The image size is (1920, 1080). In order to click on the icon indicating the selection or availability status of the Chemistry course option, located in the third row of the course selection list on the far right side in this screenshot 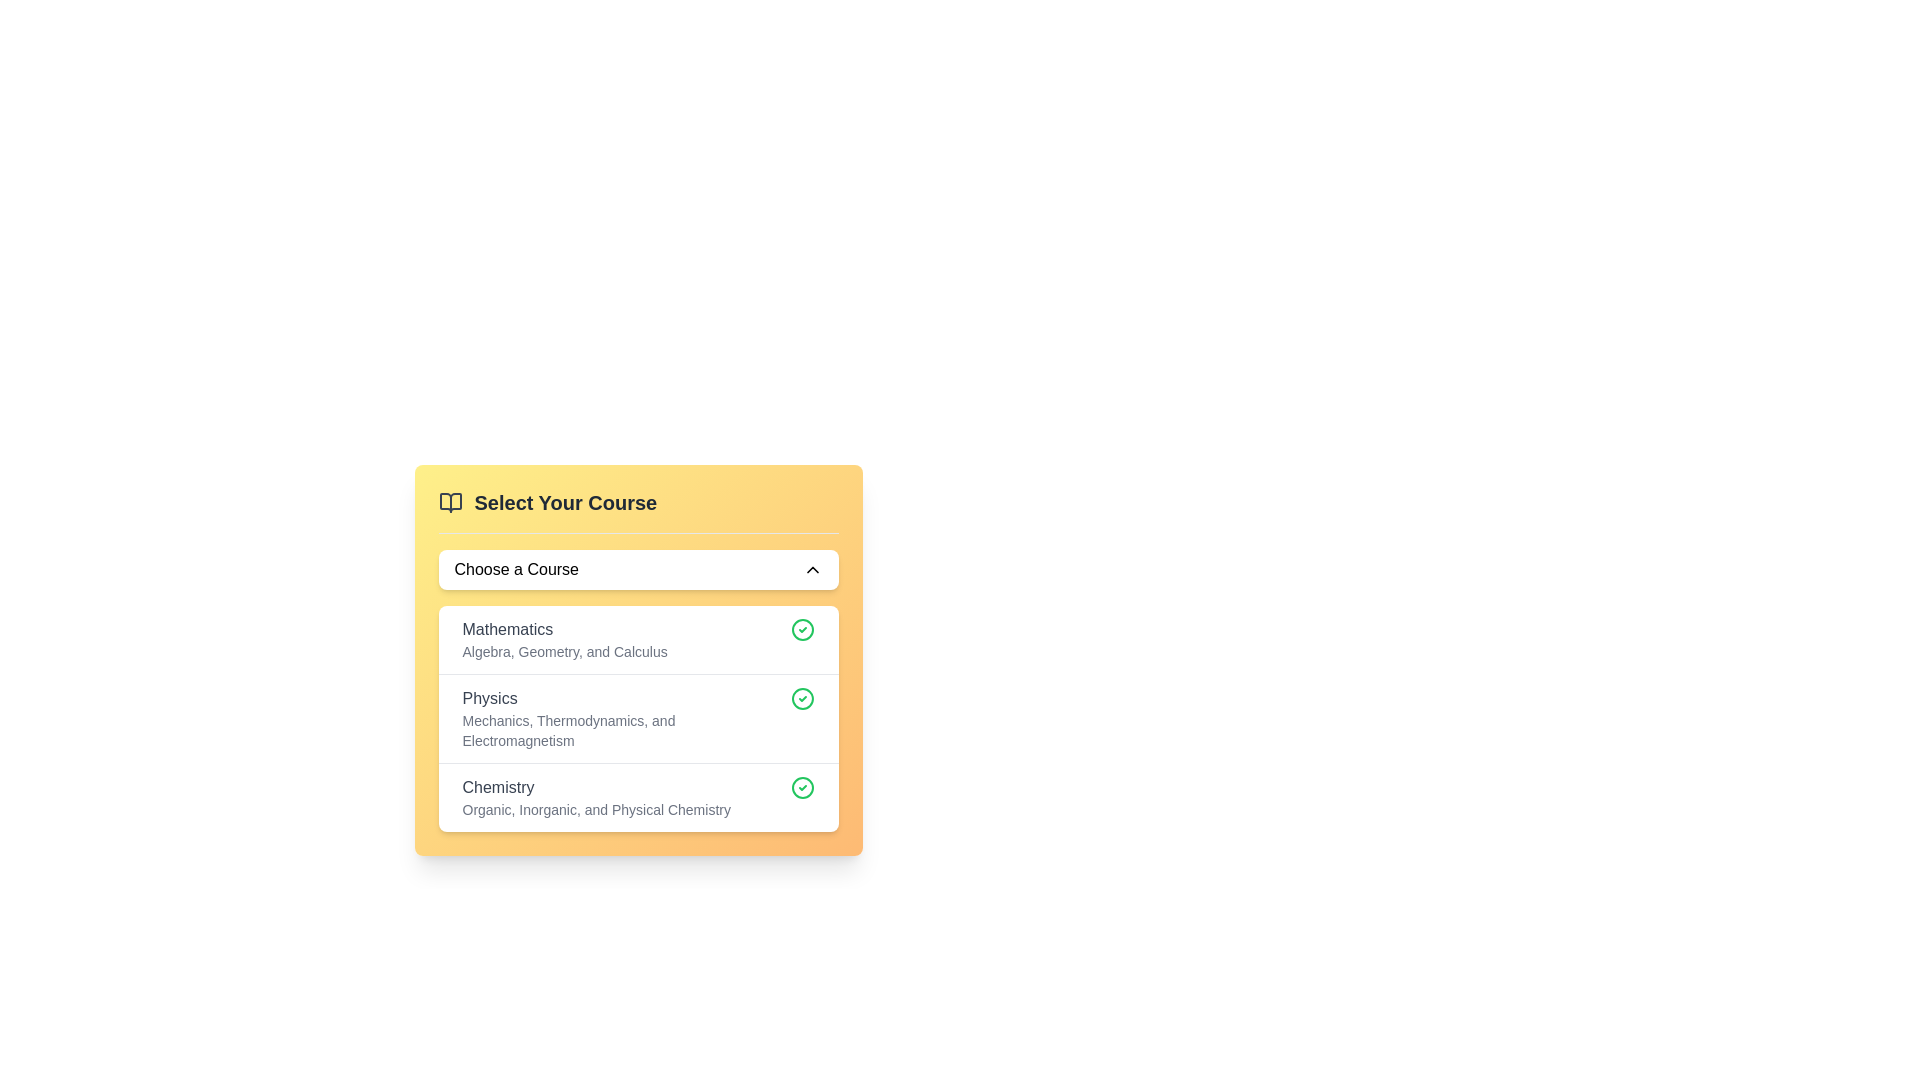, I will do `click(802, 786)`.